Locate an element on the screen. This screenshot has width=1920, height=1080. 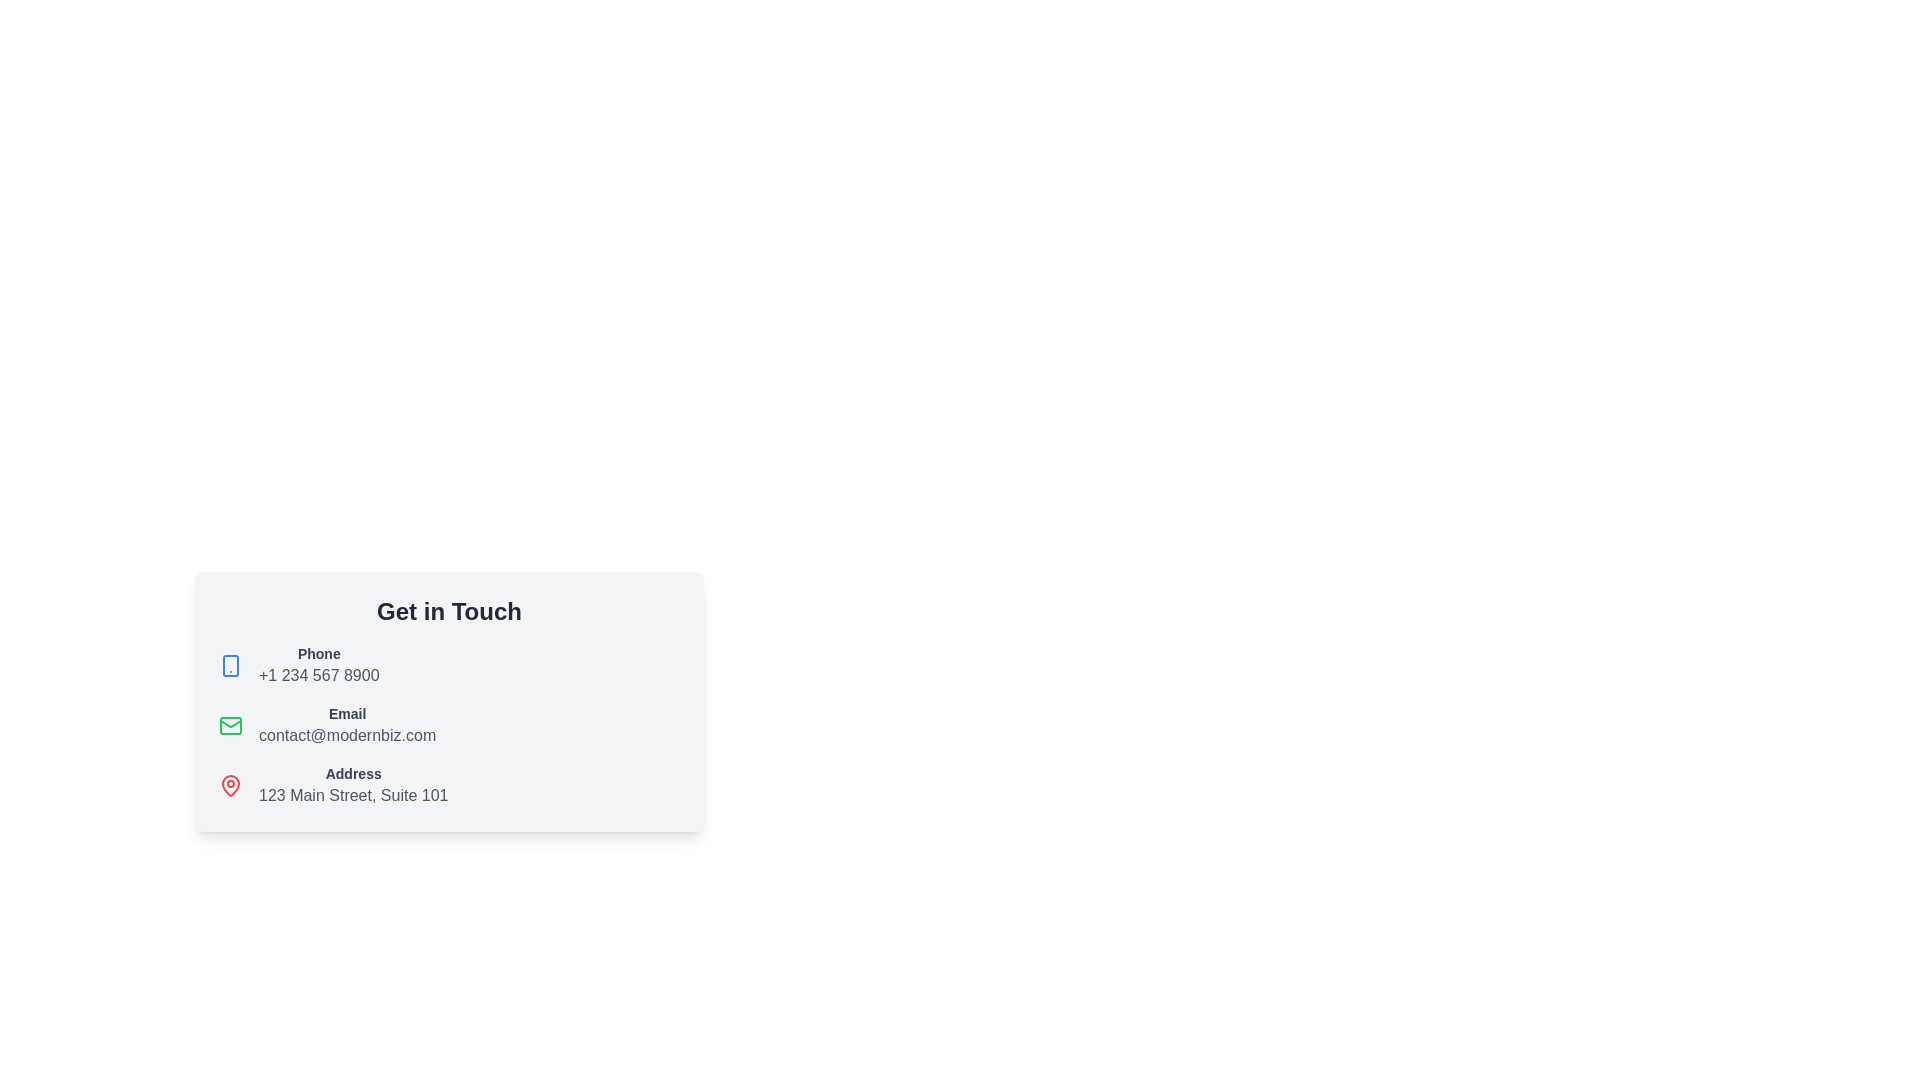
the address icon located at the bottom of the card-like section containing contact information, positioned to the left of the 'Address' label and text is located at coordinates (230, 784).